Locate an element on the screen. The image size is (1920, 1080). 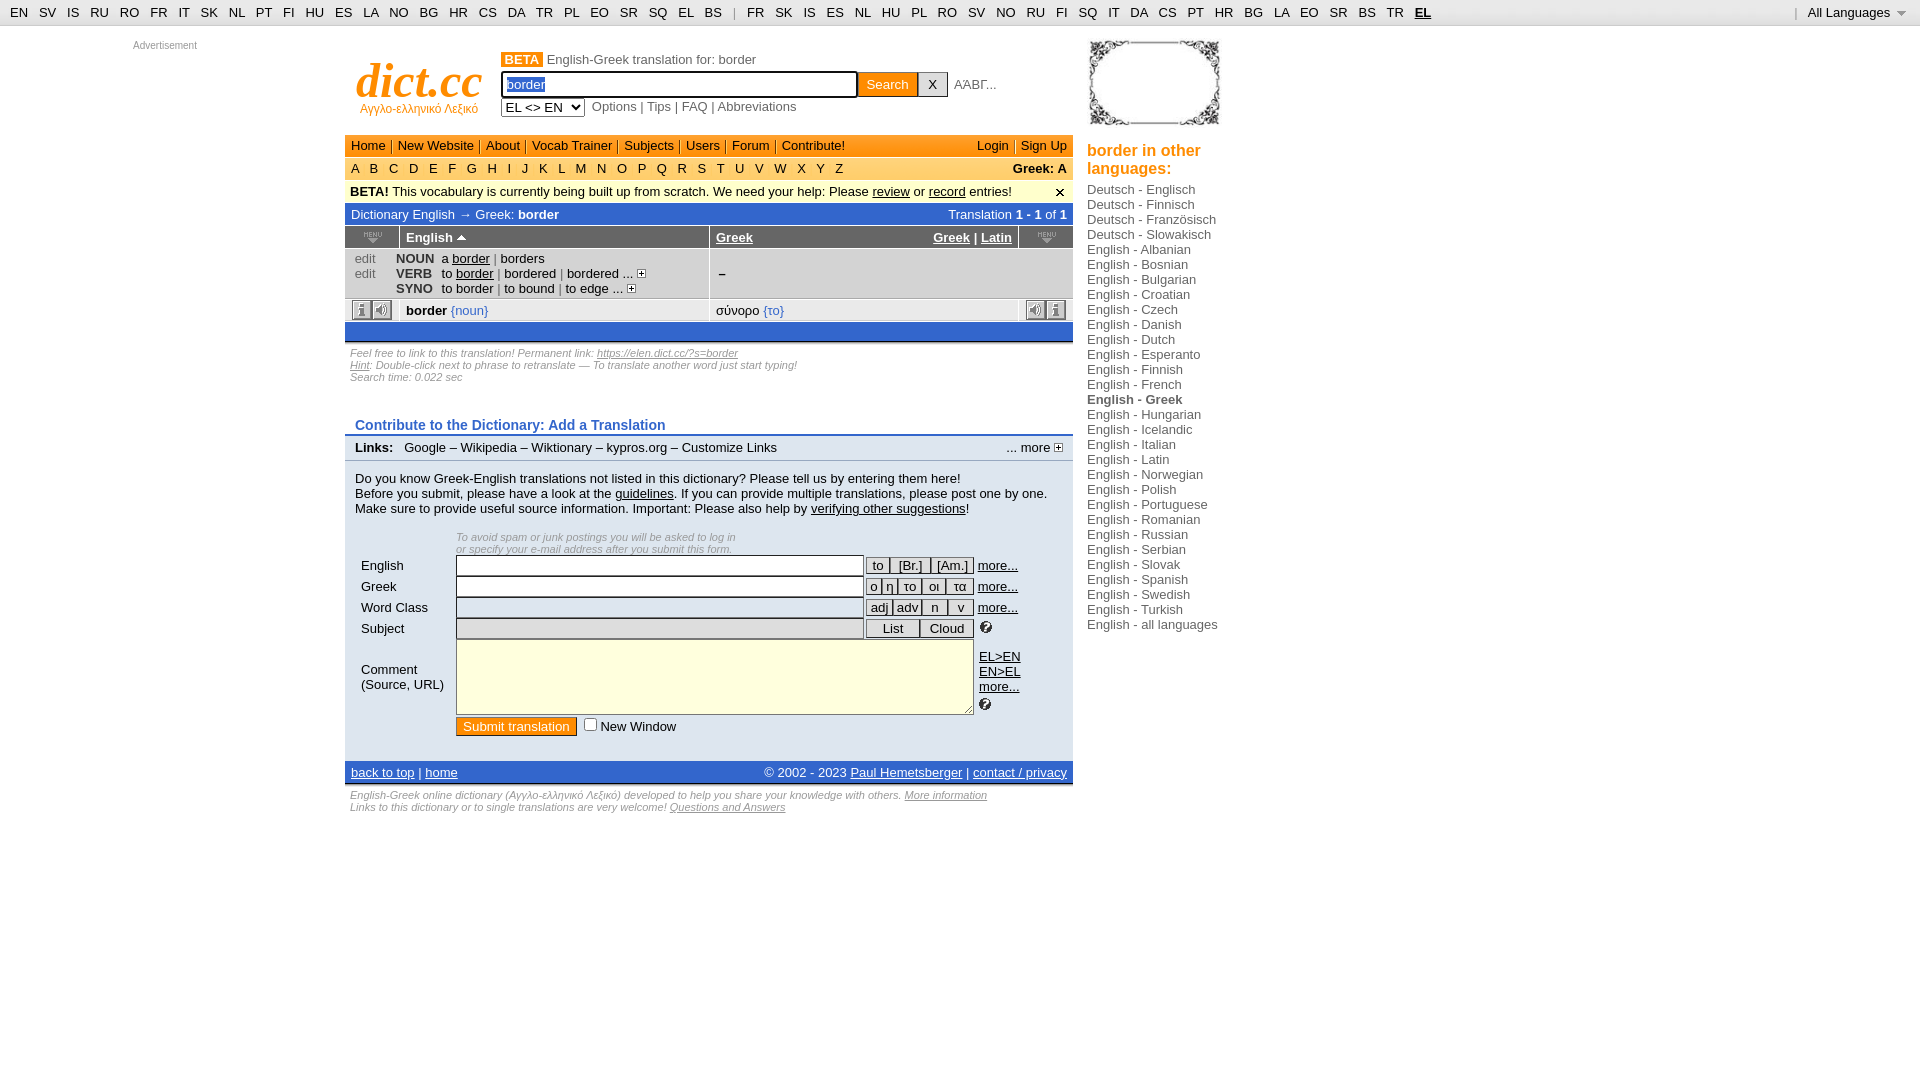
'NL' is located at coordinates (863, 12).